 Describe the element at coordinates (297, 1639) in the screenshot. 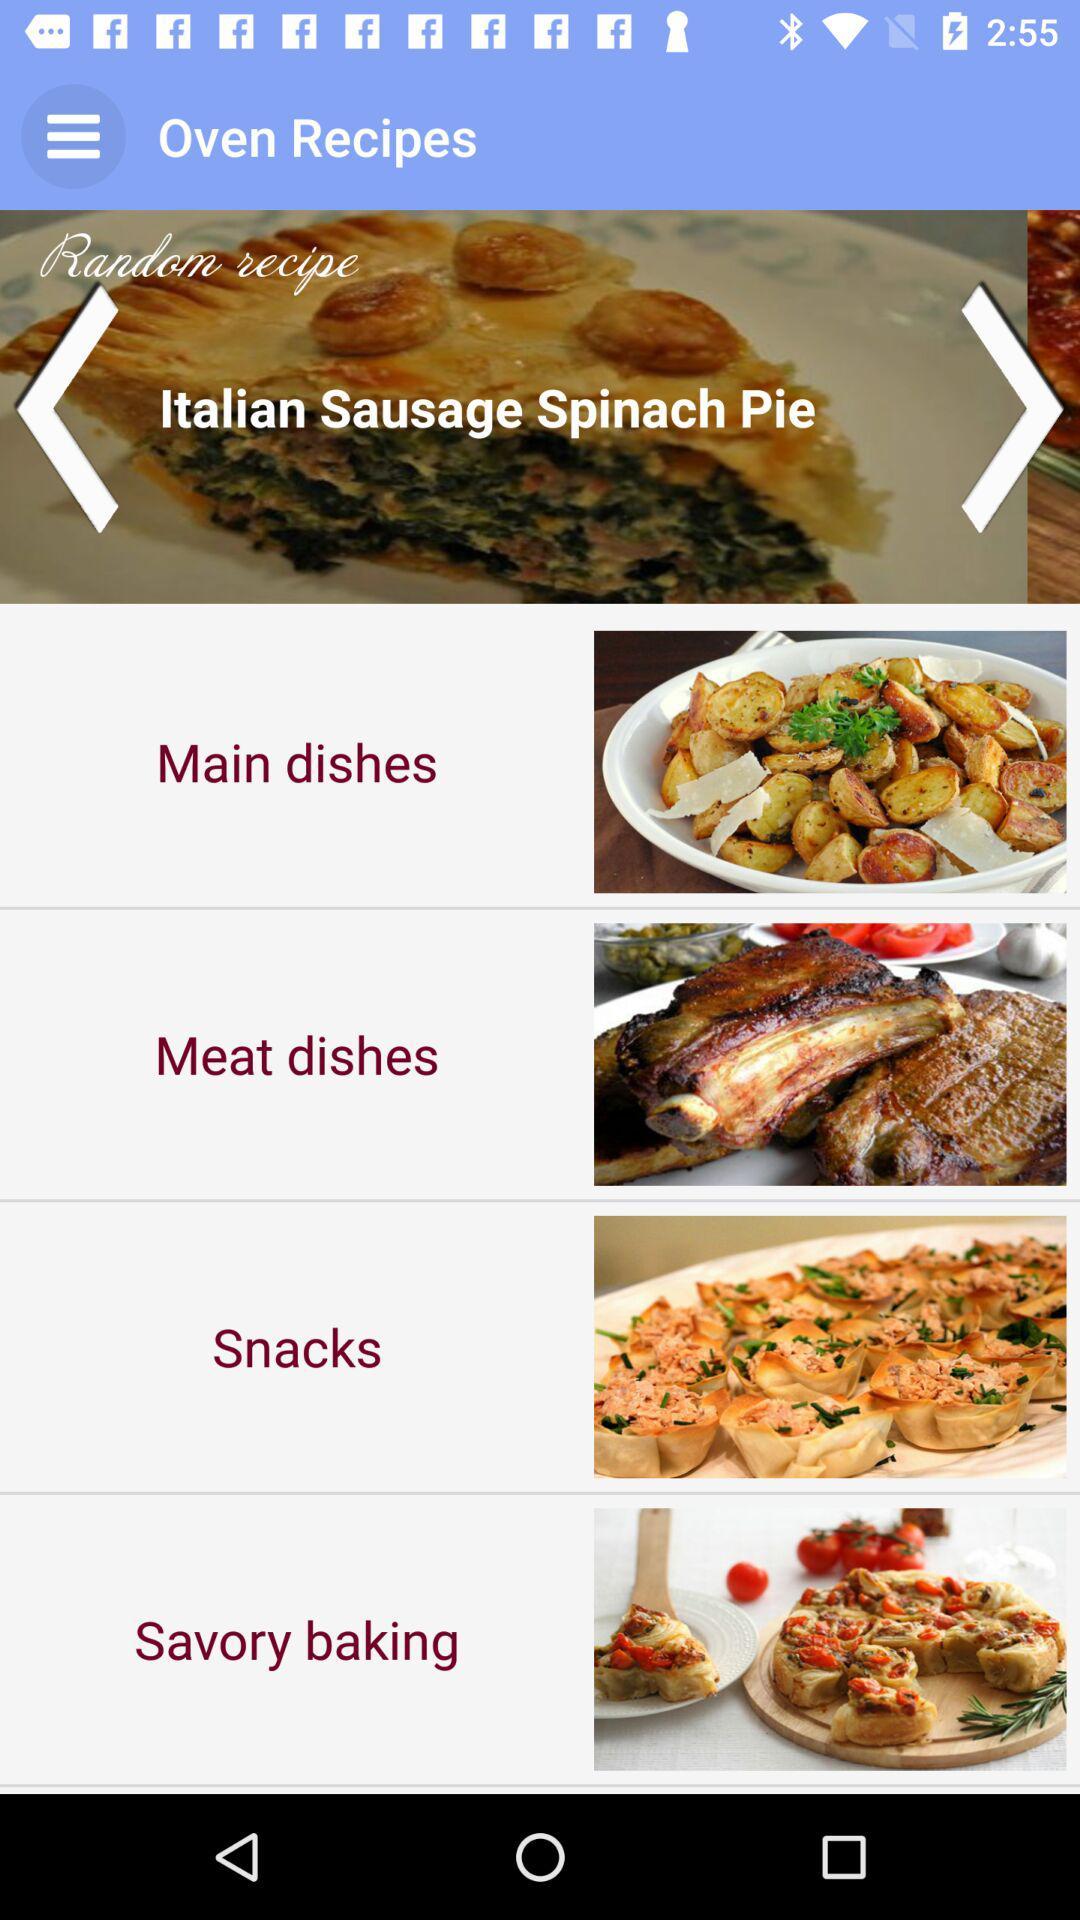

I see `savory baking icon` at that location.